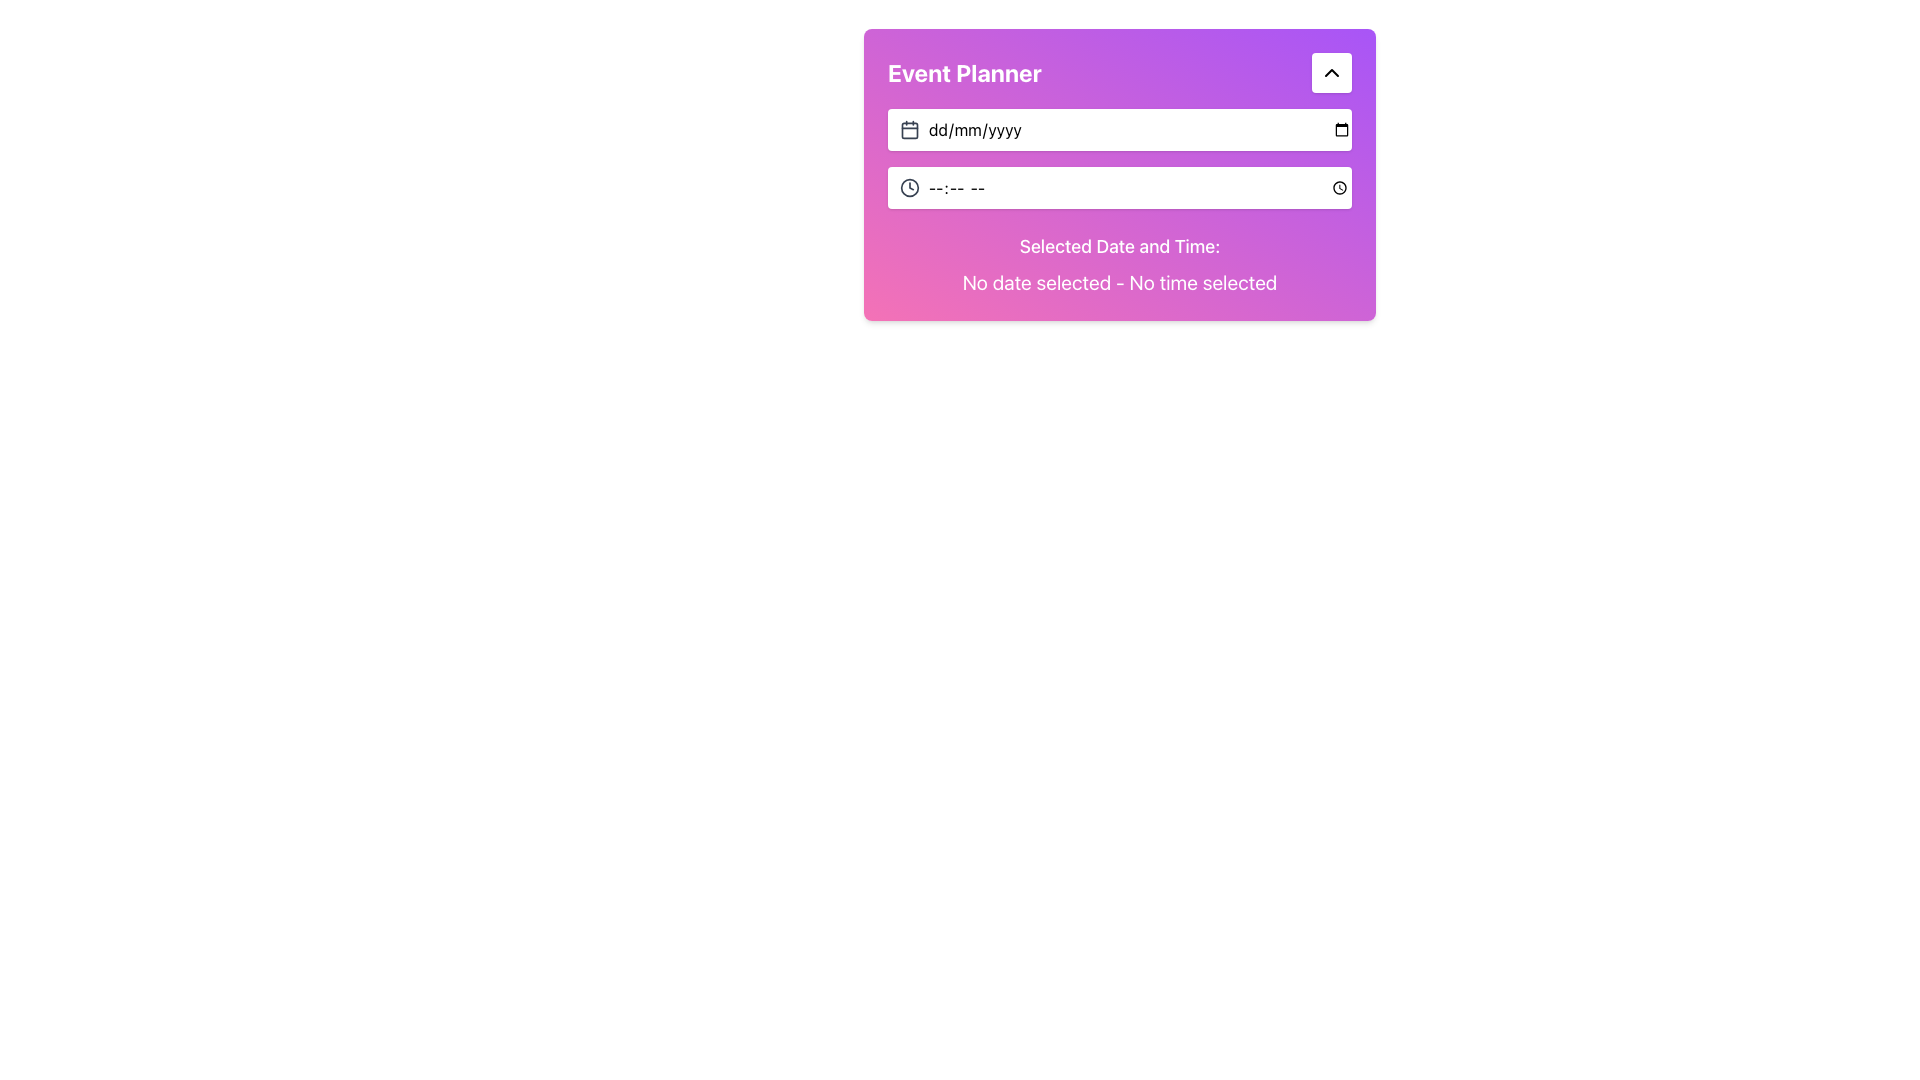 This screenshot has width=1920, height=1080. I want to click on the chevron icon located in the top-right corner of the 'Event Planner' card, so click(1331, 72).